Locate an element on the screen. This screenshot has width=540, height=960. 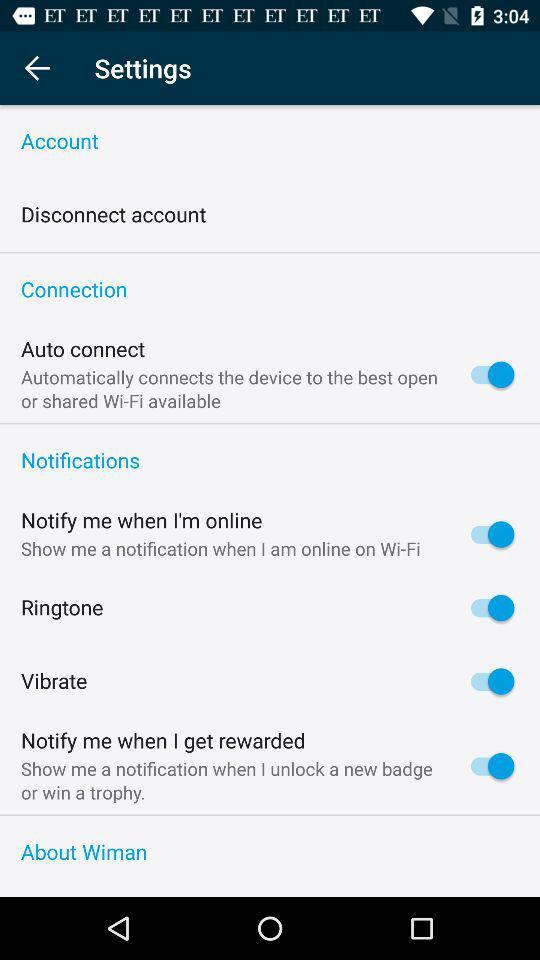
the vibrate is located at coordinates (54, 681).